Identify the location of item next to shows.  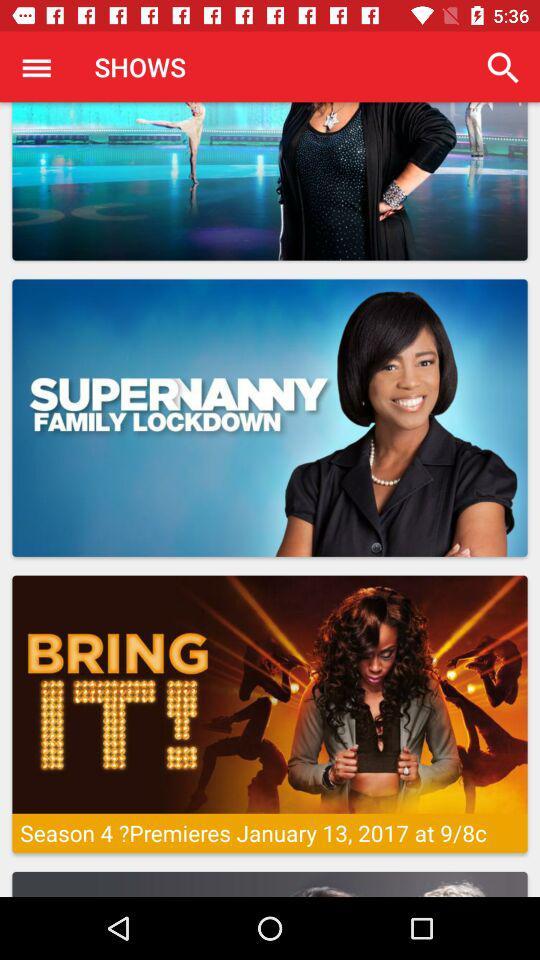
(502, 67).